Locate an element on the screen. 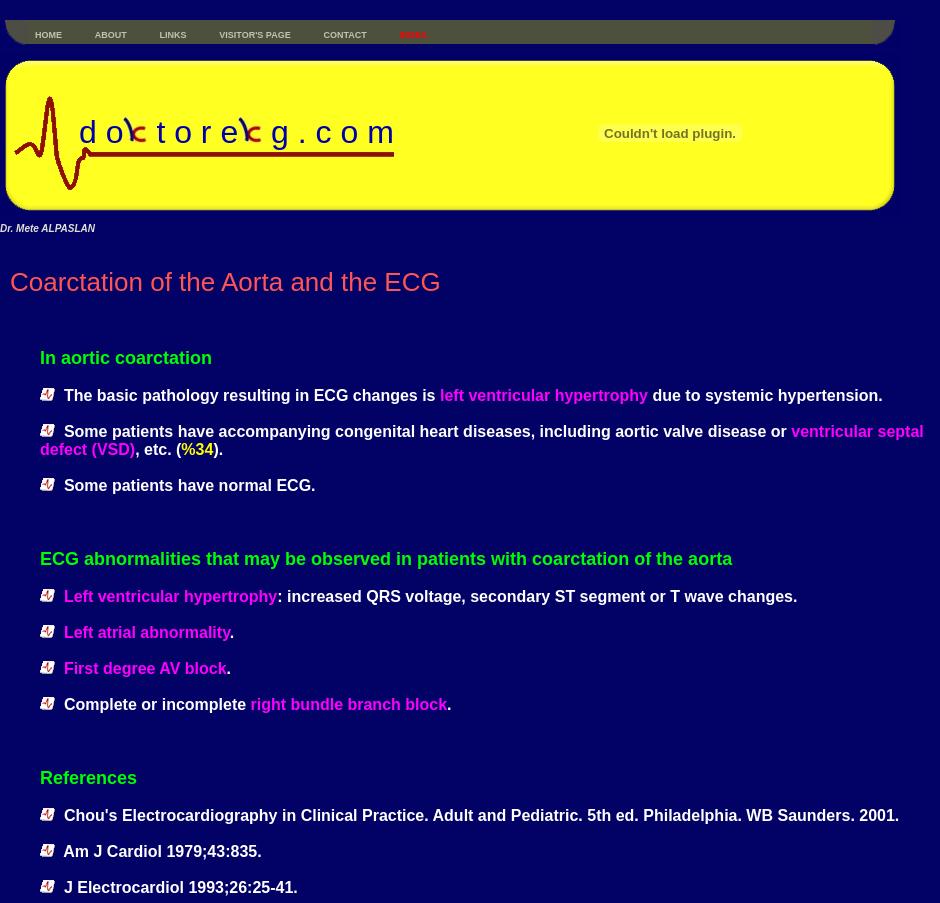  'ABOUT' is located at coordinates (109, 34).